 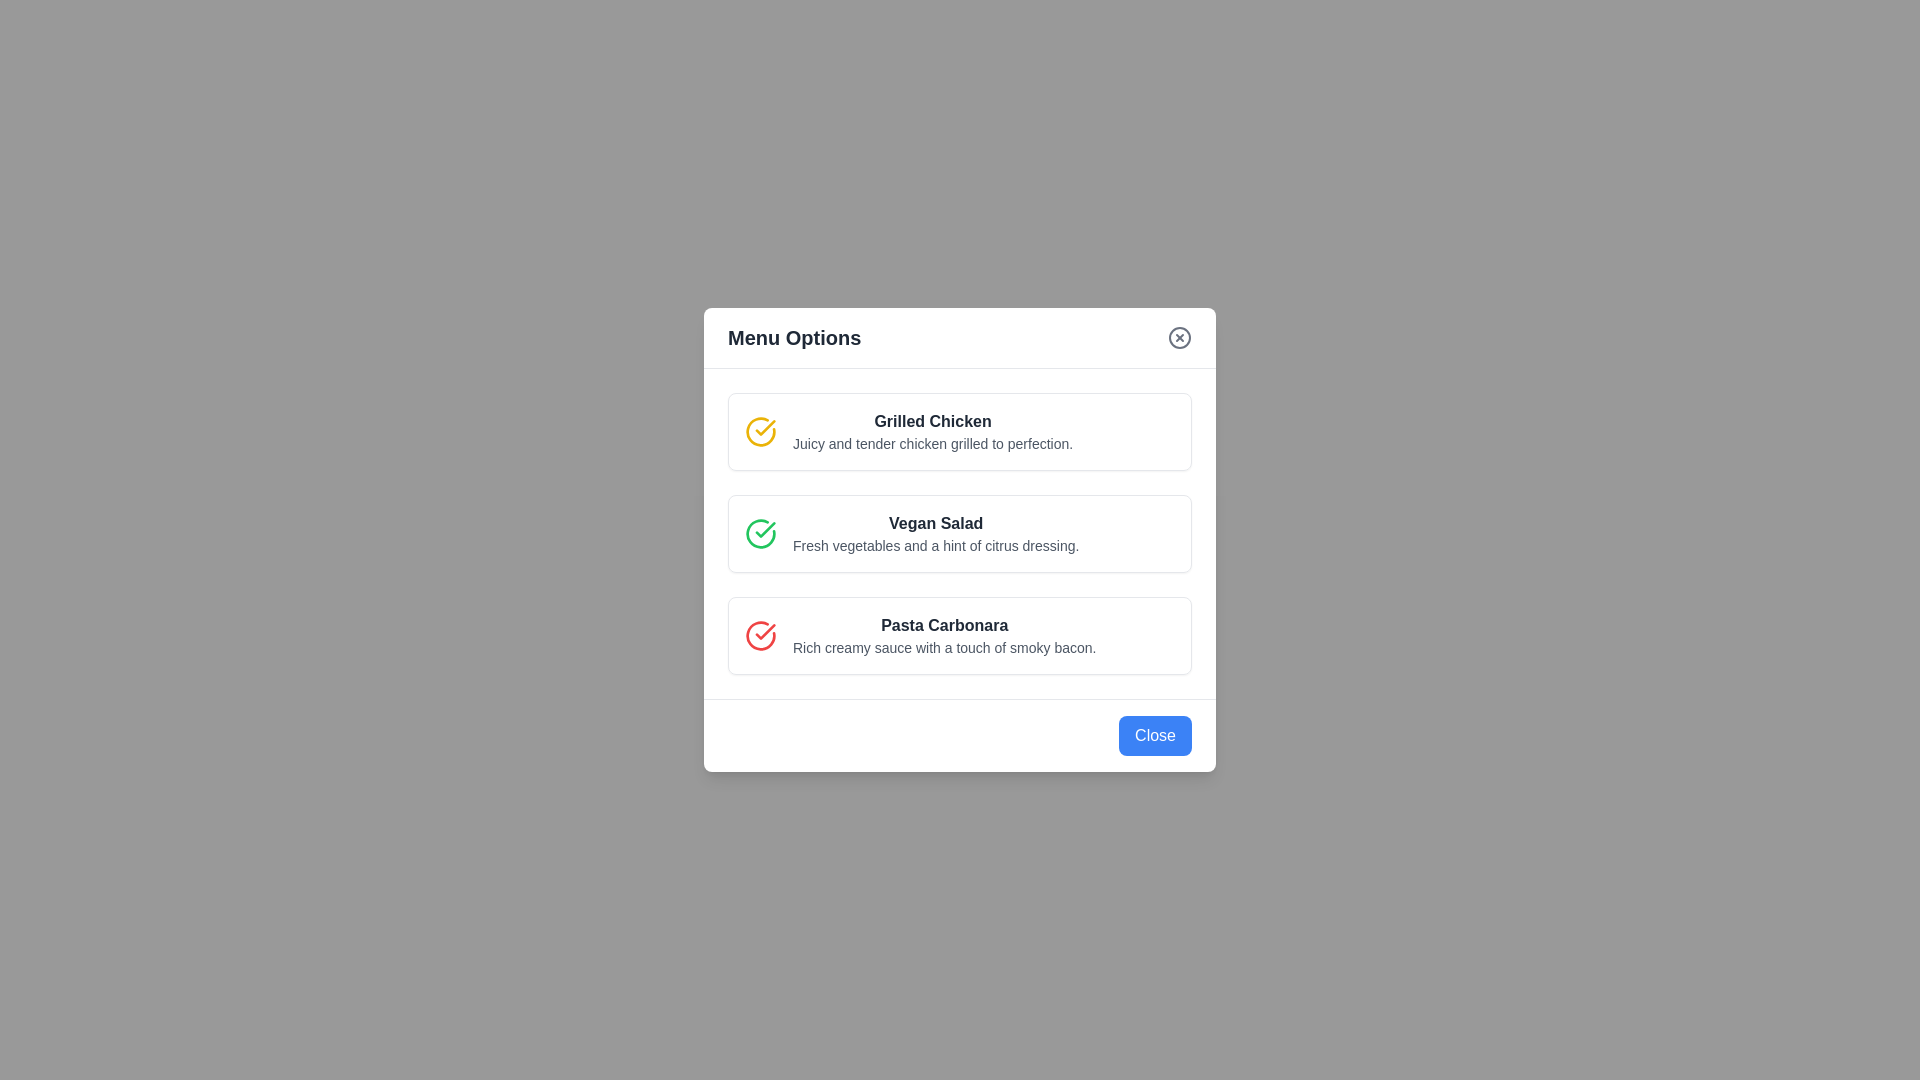 What do you see at coordinates (1155, 736) in the screenshot?
I see `the close button to dismiss the dialog` at bounding box center [1155, 736].